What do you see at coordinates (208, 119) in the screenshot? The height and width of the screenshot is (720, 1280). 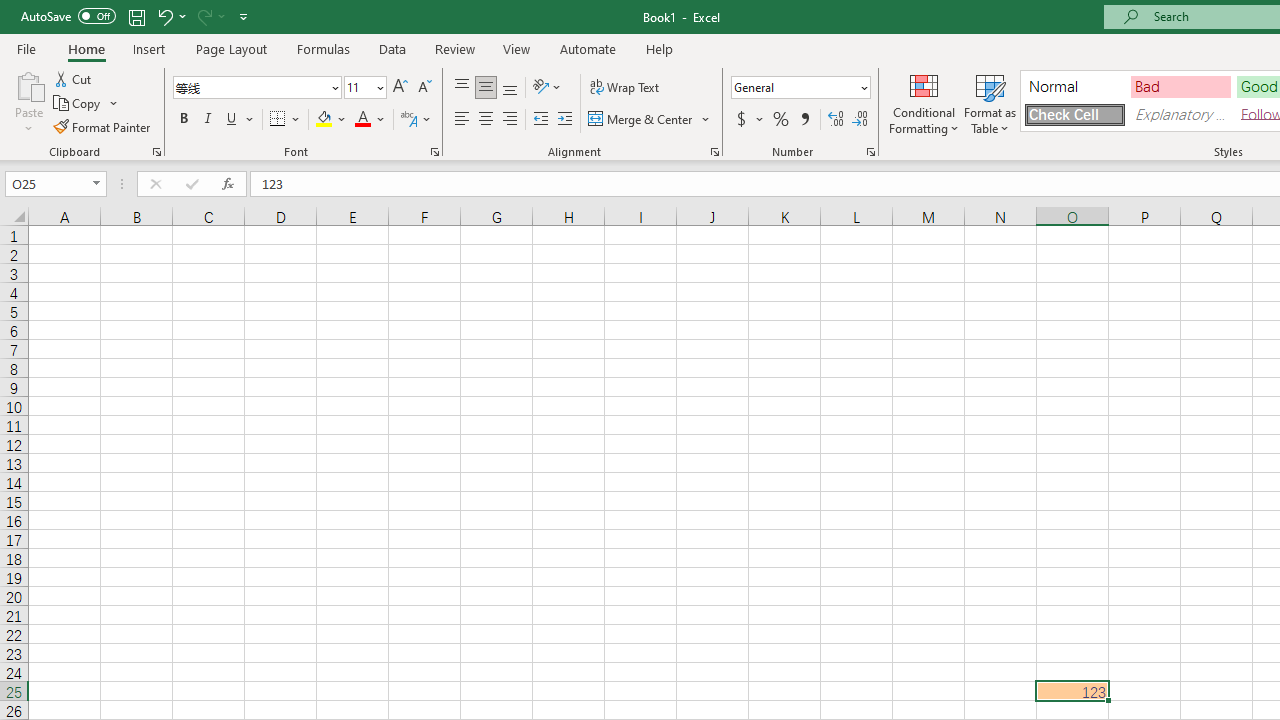 I see `'Italic'` at bounding box center [208, 119].